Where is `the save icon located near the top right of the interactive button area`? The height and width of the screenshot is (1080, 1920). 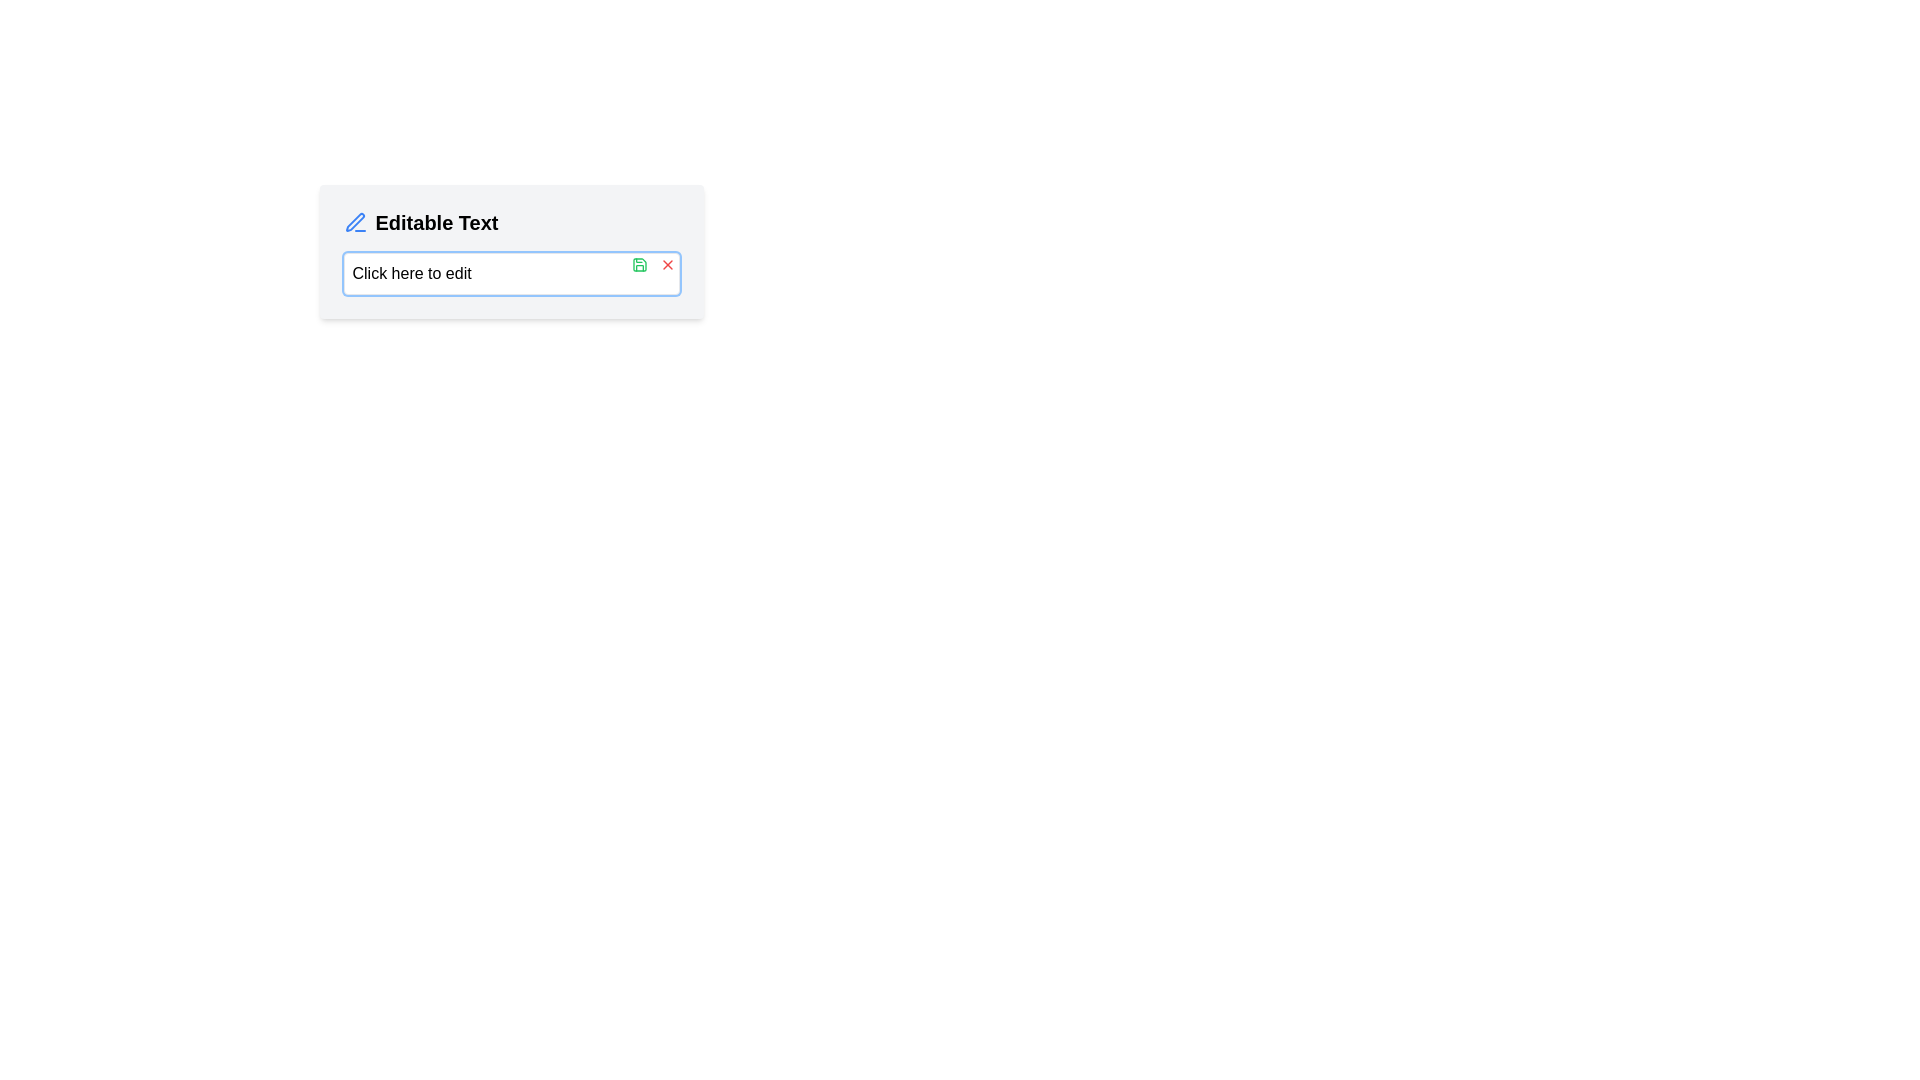
the save icon located near the top right of the interactive button area is located at coordinates (638, 264).